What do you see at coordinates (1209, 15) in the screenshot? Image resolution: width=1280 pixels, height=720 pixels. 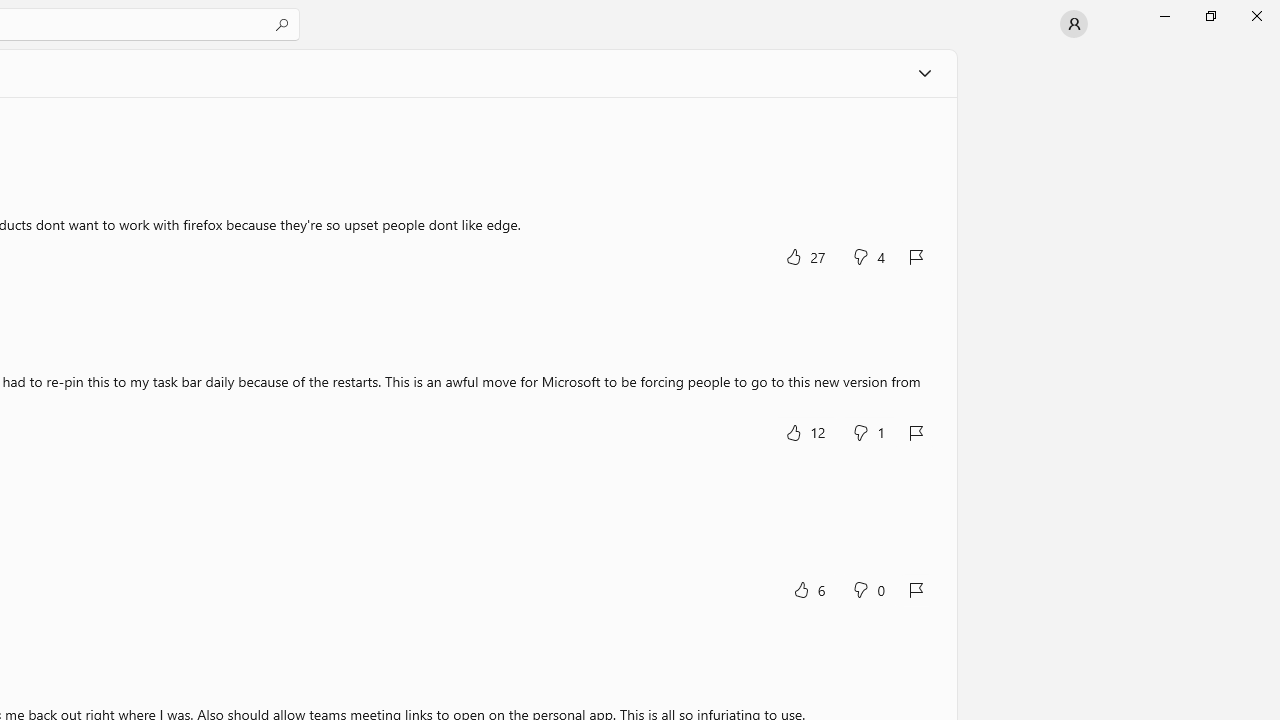 I see `'Restore Microsoft Store'` at bounding box center [1209, 15].